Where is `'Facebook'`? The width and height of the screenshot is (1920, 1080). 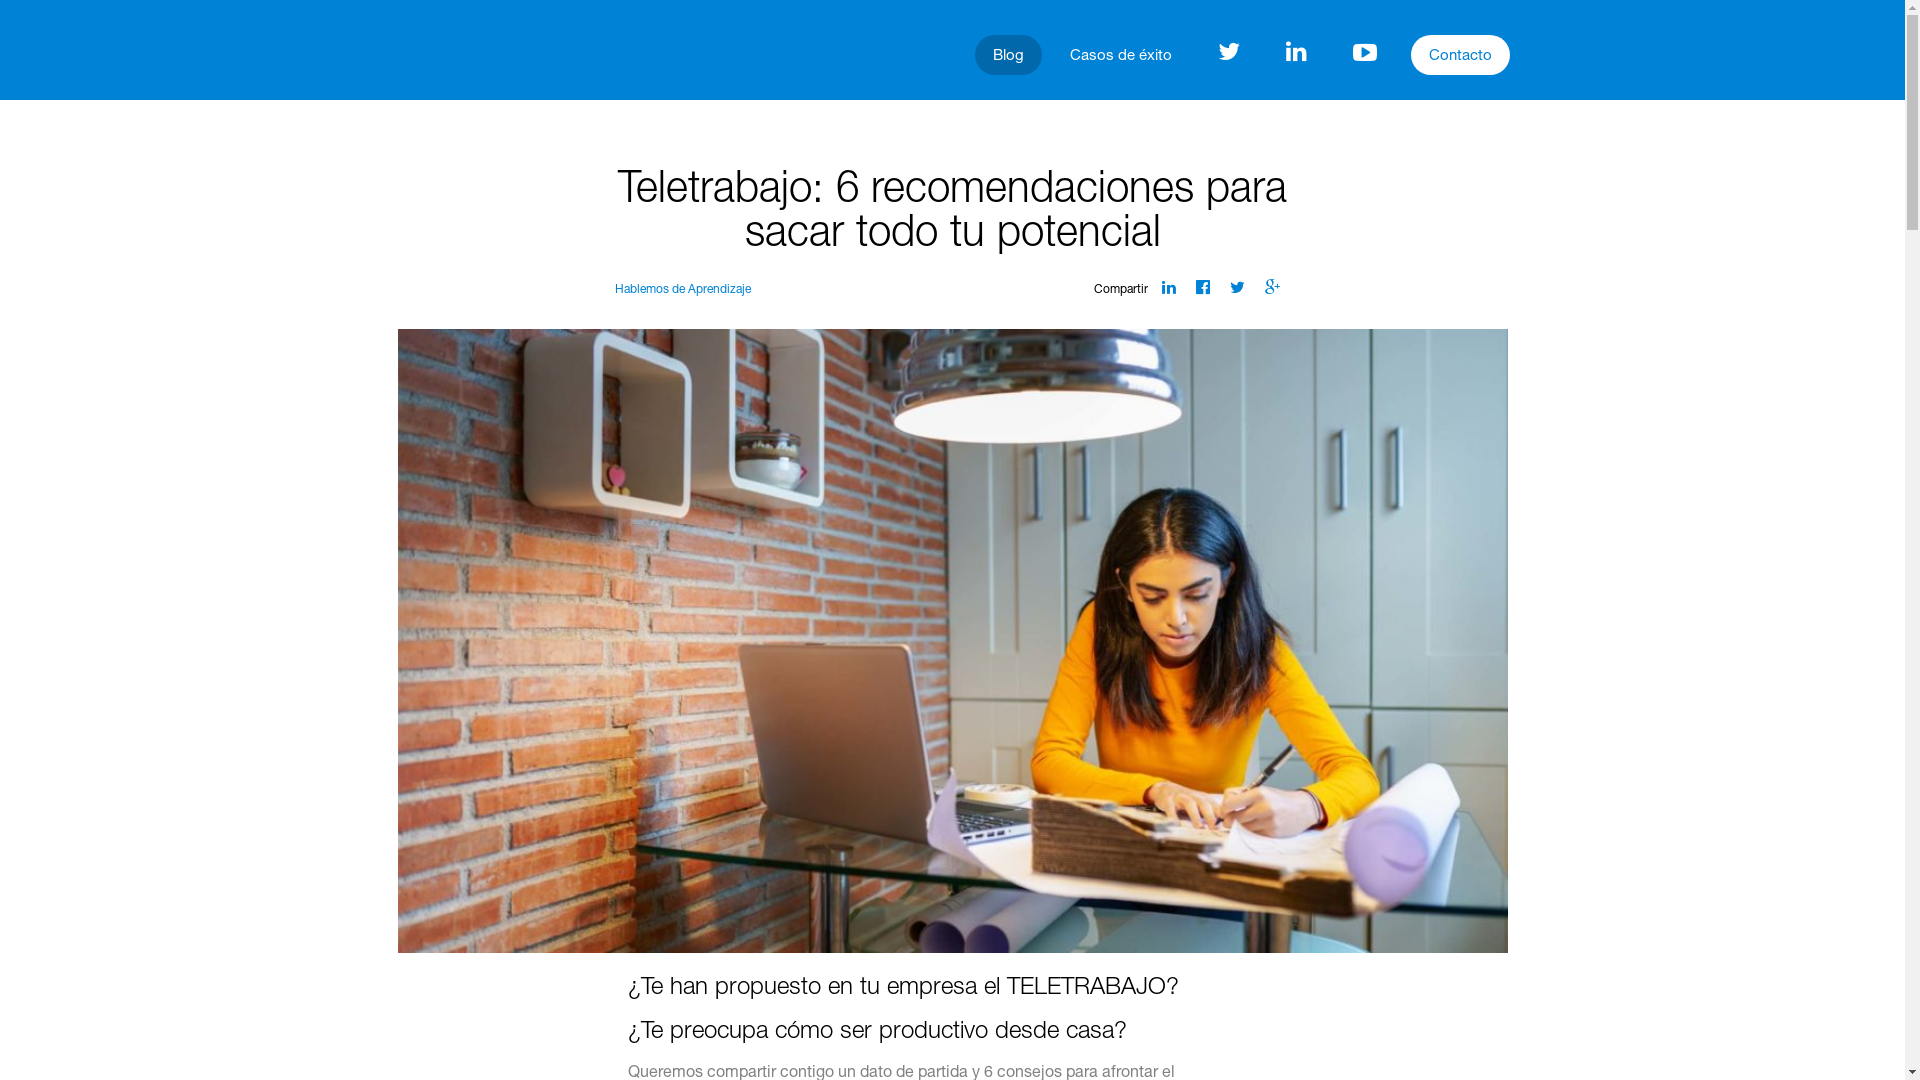 'Facebook' is located at coordinates (1202, 288).